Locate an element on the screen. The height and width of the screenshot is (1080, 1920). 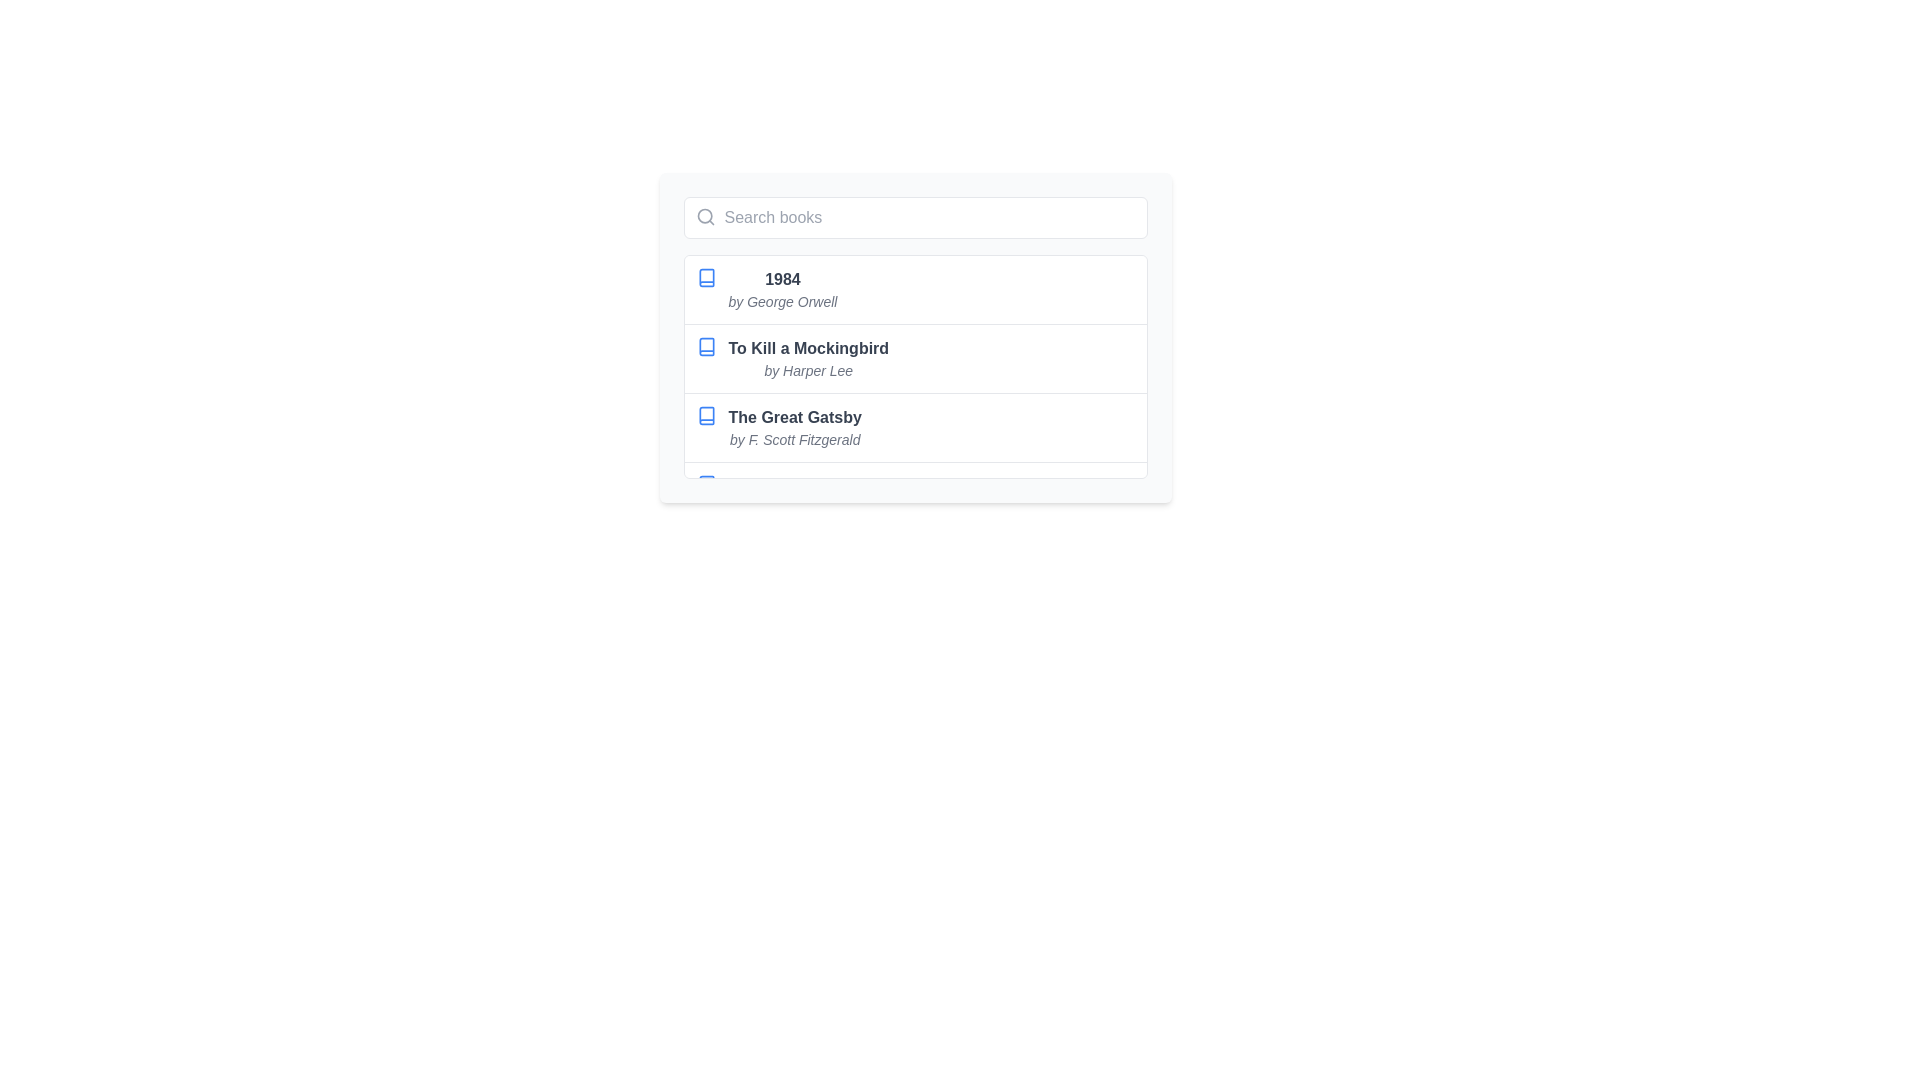
the italic, small-sized text label that reads 'by Harper Lee', which is positioned directly below the title 'To Kill a Mockingbird' is located at coordinates (808, 370).